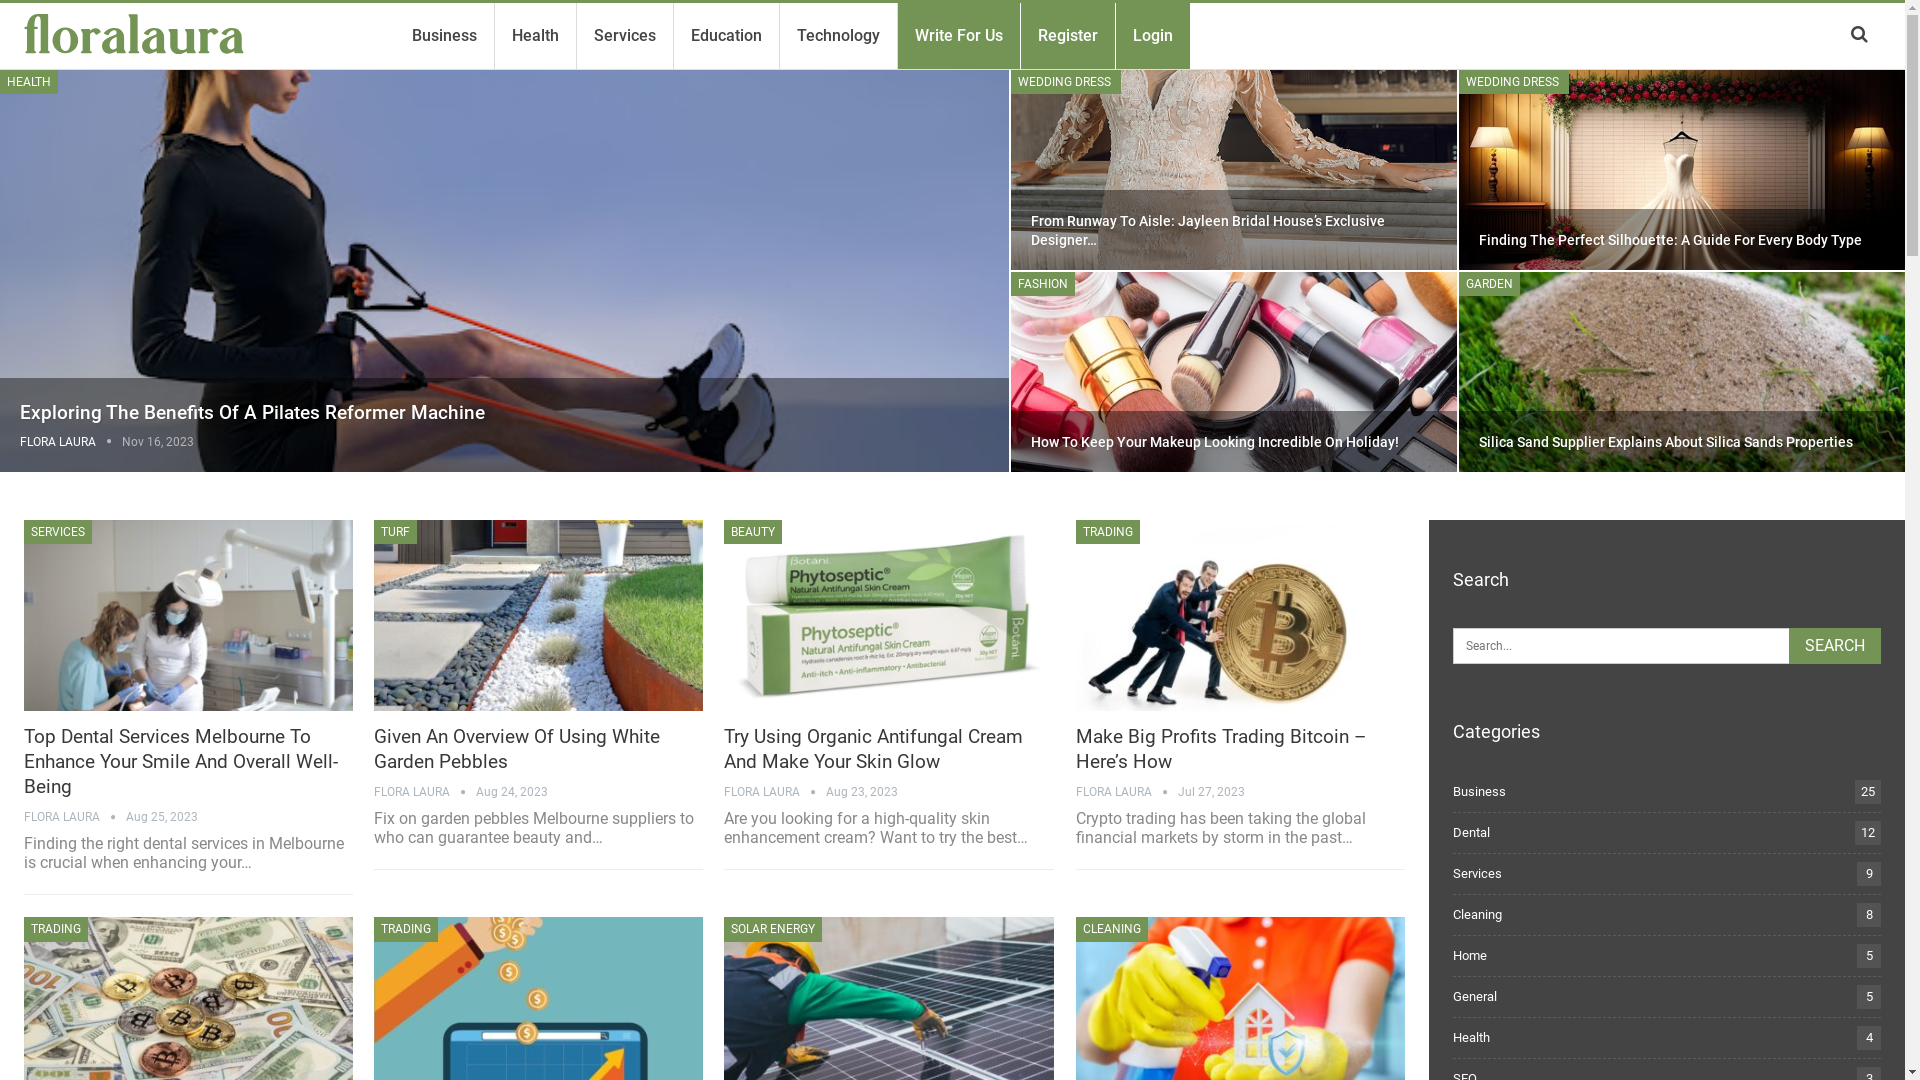  Describe the element at coordinates (1107, 531) in the screenshot. I see `'TRADING'` at that location.